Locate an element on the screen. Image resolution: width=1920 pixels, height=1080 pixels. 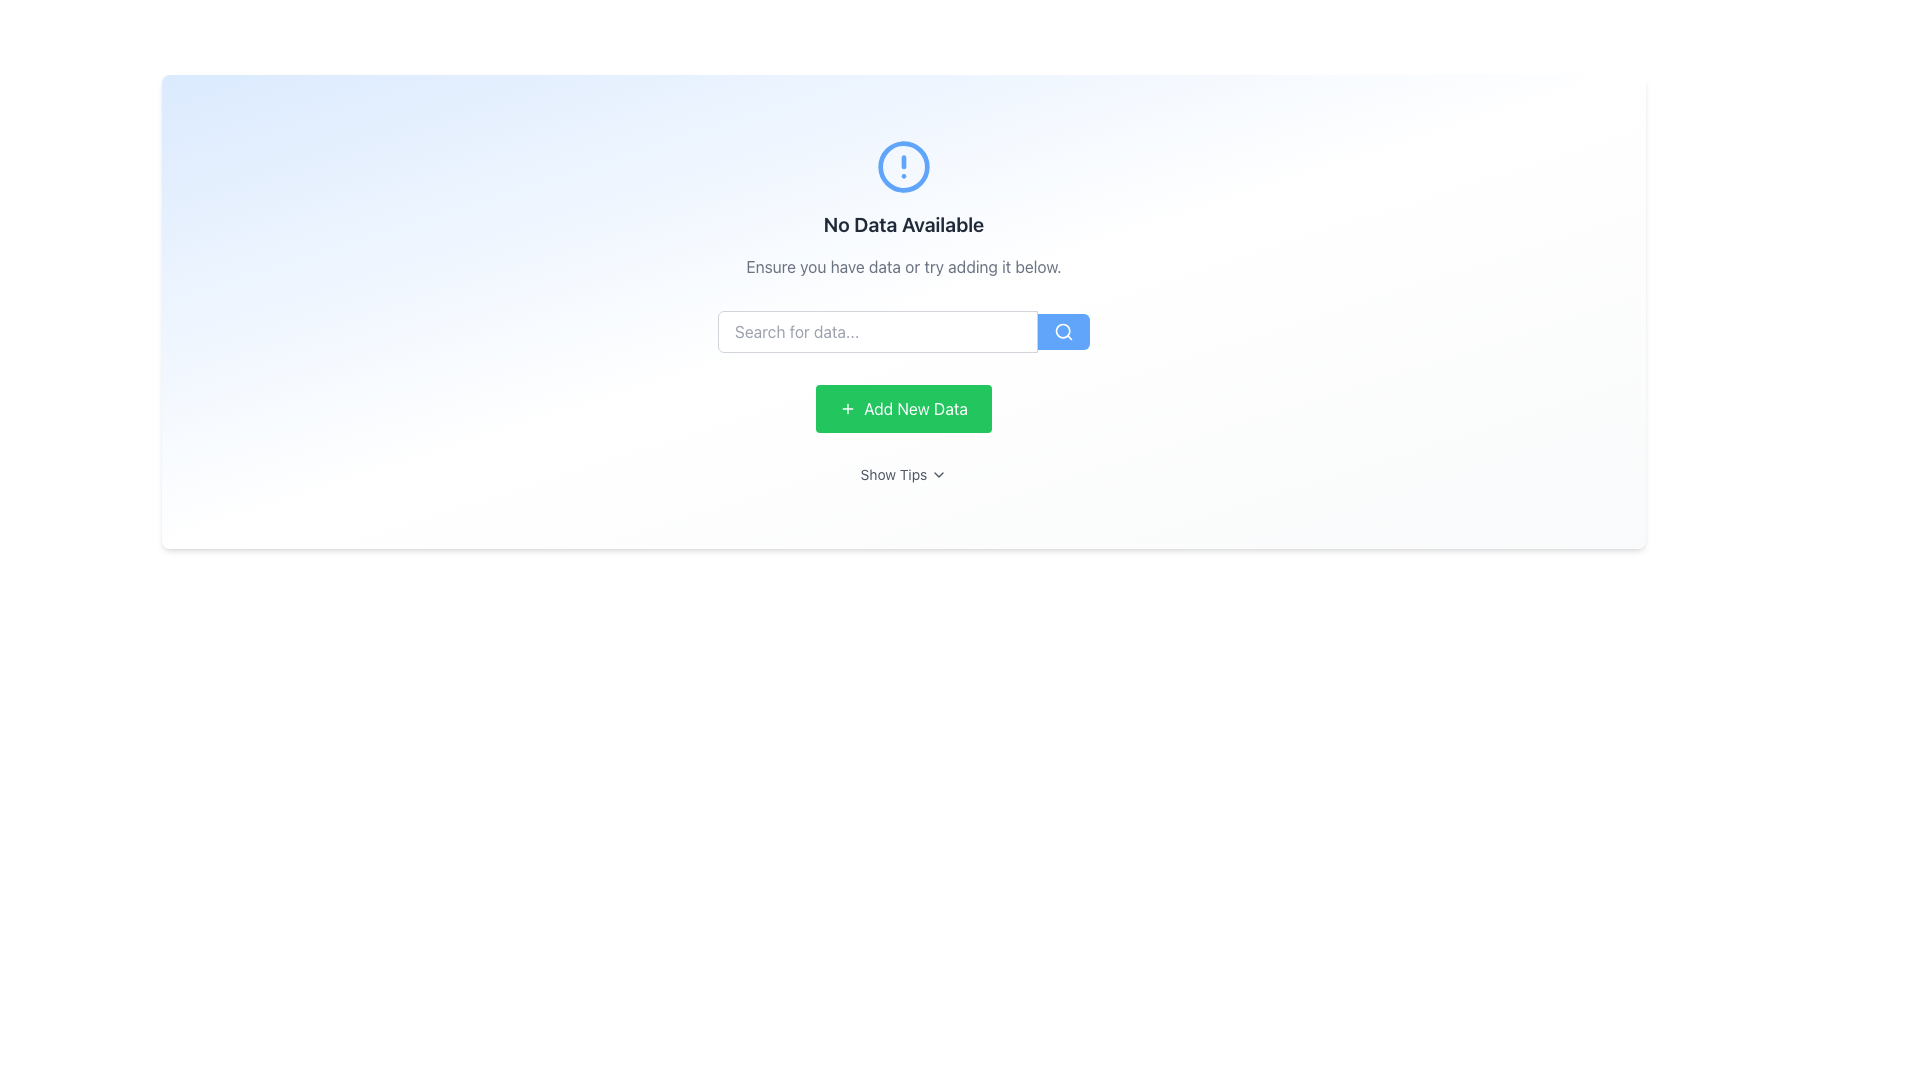
the button located at the bottom center of the 'No Data Available' section is located at coordinates (902, 407).